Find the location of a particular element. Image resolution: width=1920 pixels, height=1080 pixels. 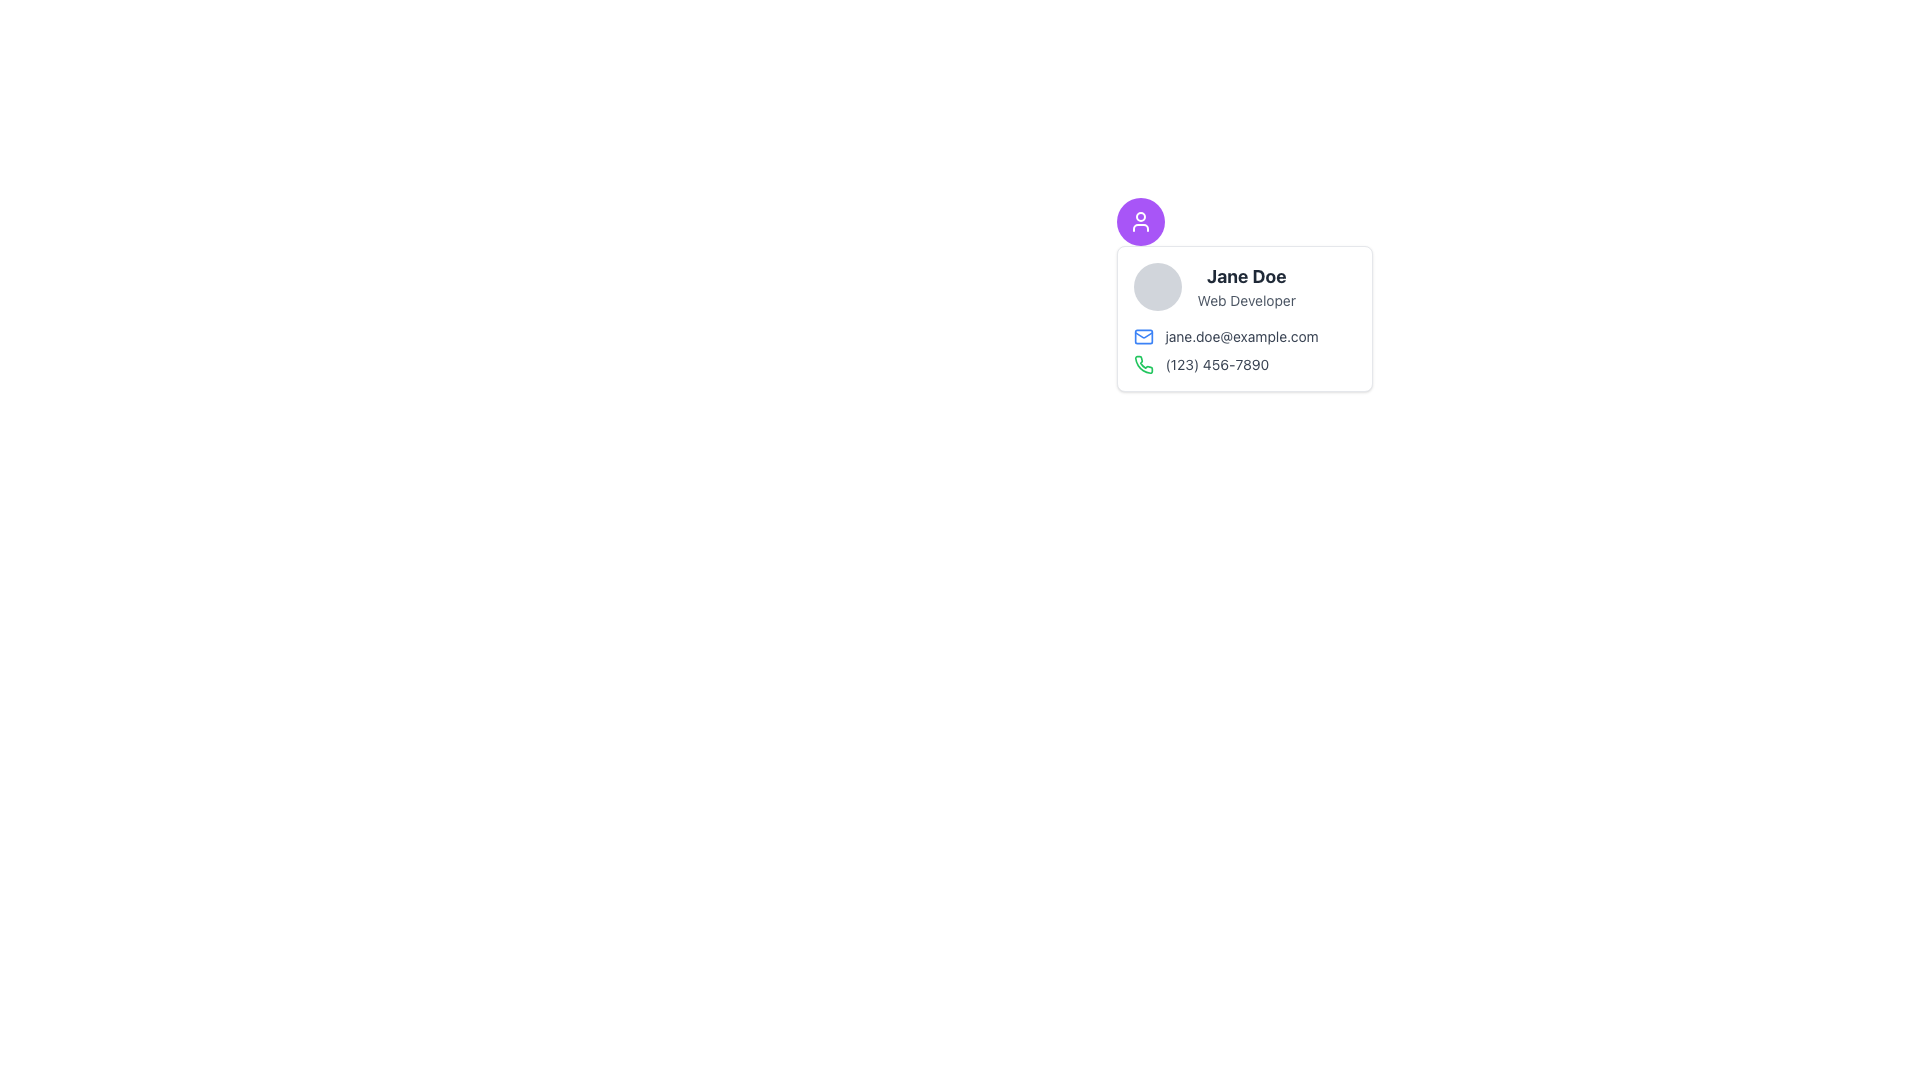

the blue envelope icon located to the left of the email address 'jane.doe@example.com' in the profile card is located at coordinates (1143, 335).